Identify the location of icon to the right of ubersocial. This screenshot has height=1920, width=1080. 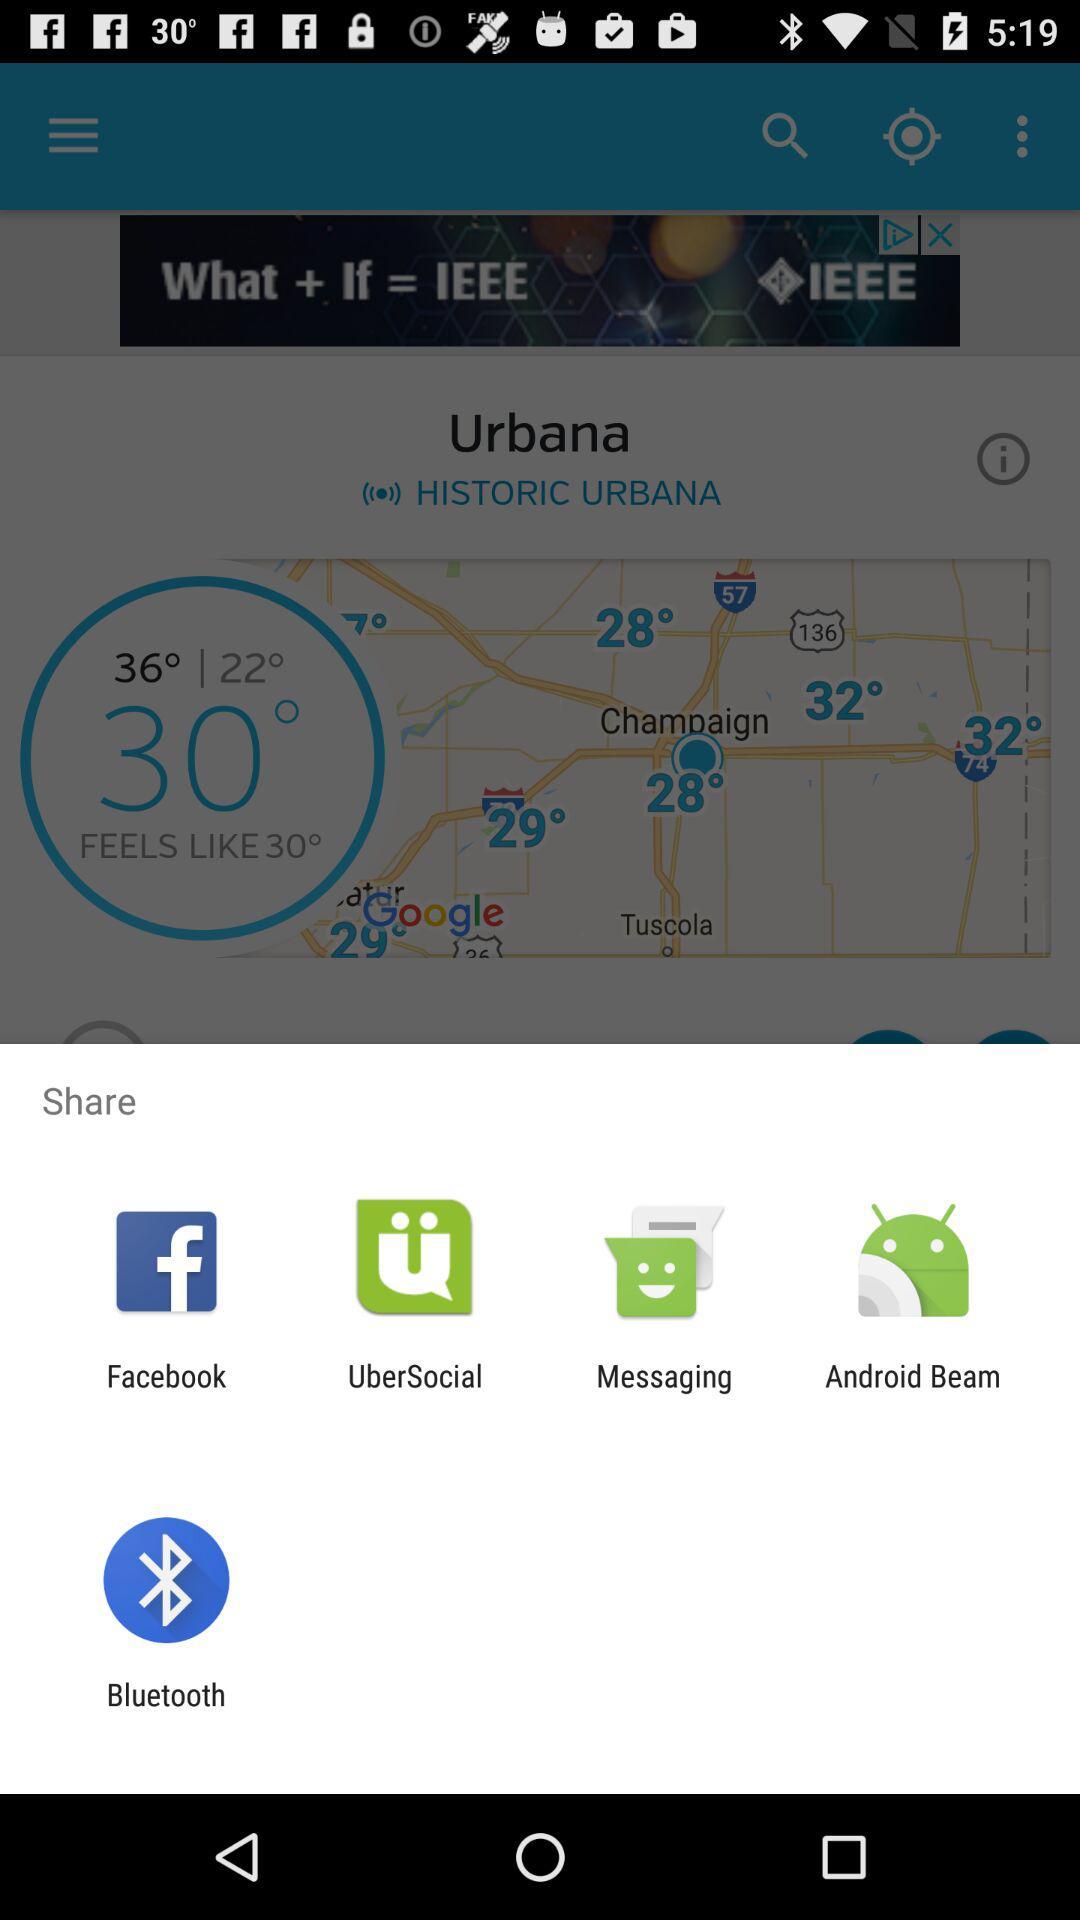
(664, 1392).